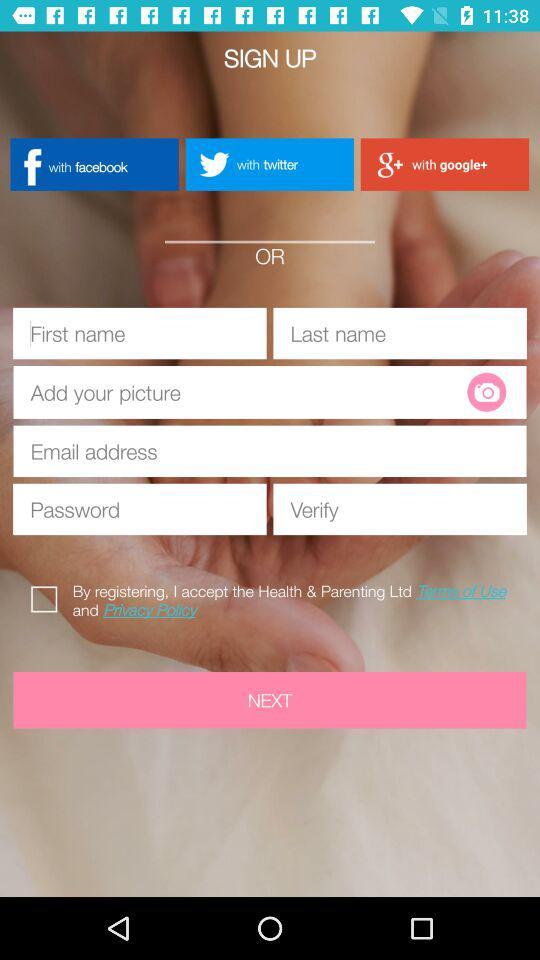 The width and height of the screenshot is (540, 960). What do you see at coordinates (93, 163) in the screenshot?
I see `the app below the sign up item` at bounding box center [93, 163].